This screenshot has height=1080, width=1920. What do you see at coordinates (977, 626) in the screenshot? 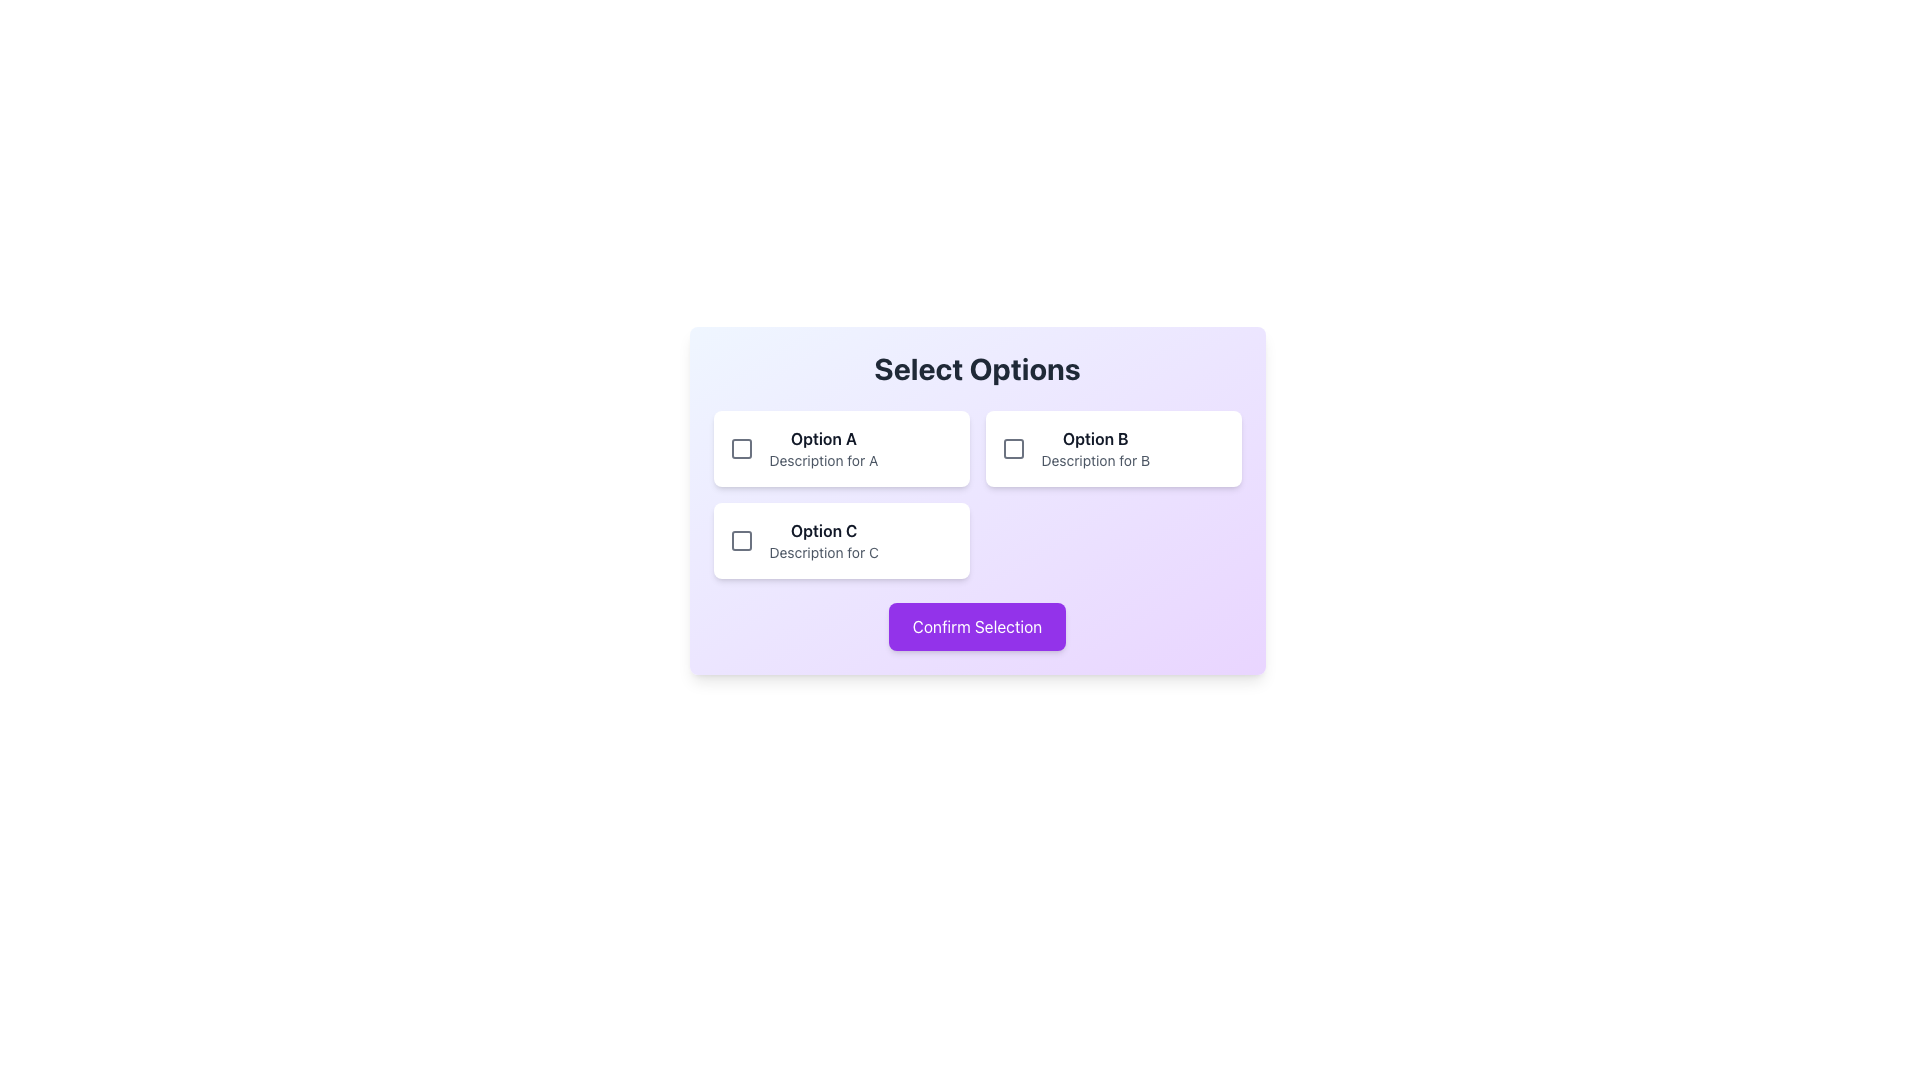
I see `the rectangular 'Confirm Selection' button with a vibrant purple background and white text, located at the bottom of the panel, to confirm the selection` at bounding box center [977, 626].